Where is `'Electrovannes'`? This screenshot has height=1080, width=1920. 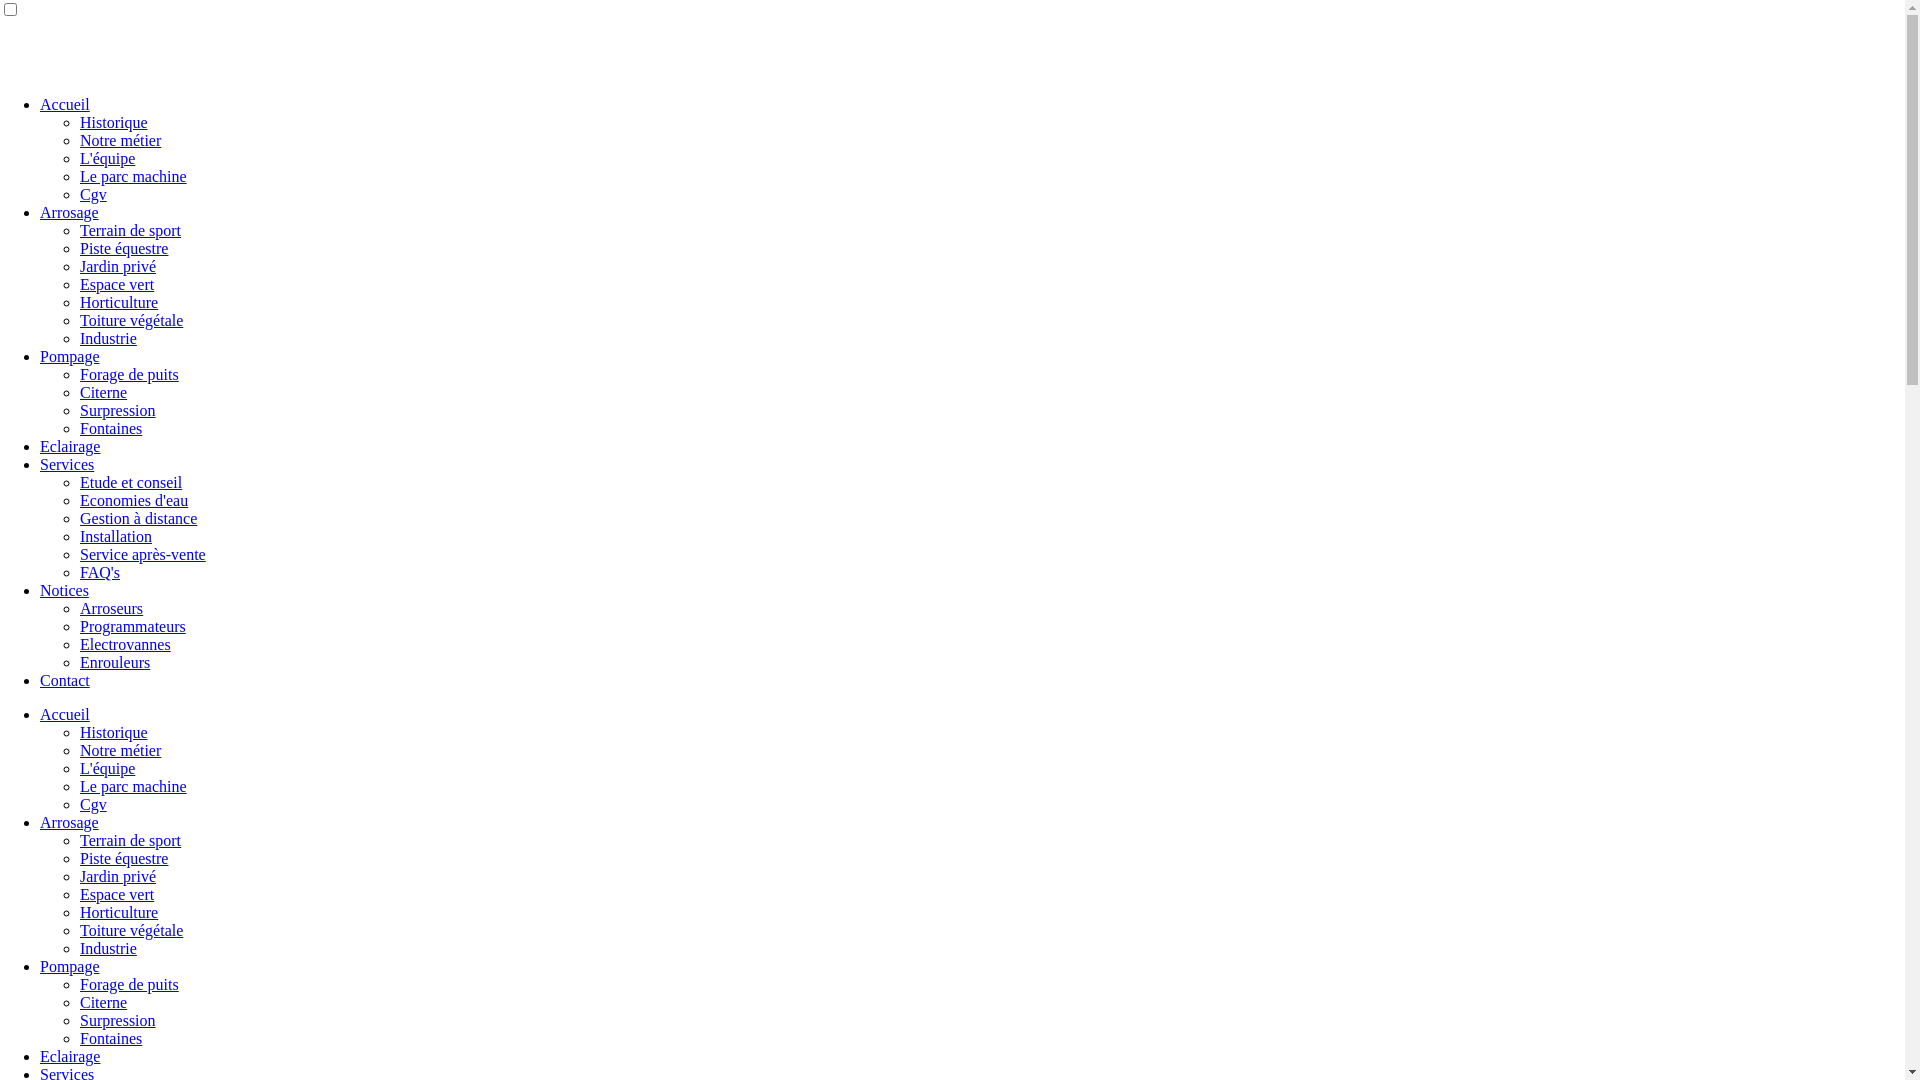 'Electrovannes' is located at coordinates (80, 644).